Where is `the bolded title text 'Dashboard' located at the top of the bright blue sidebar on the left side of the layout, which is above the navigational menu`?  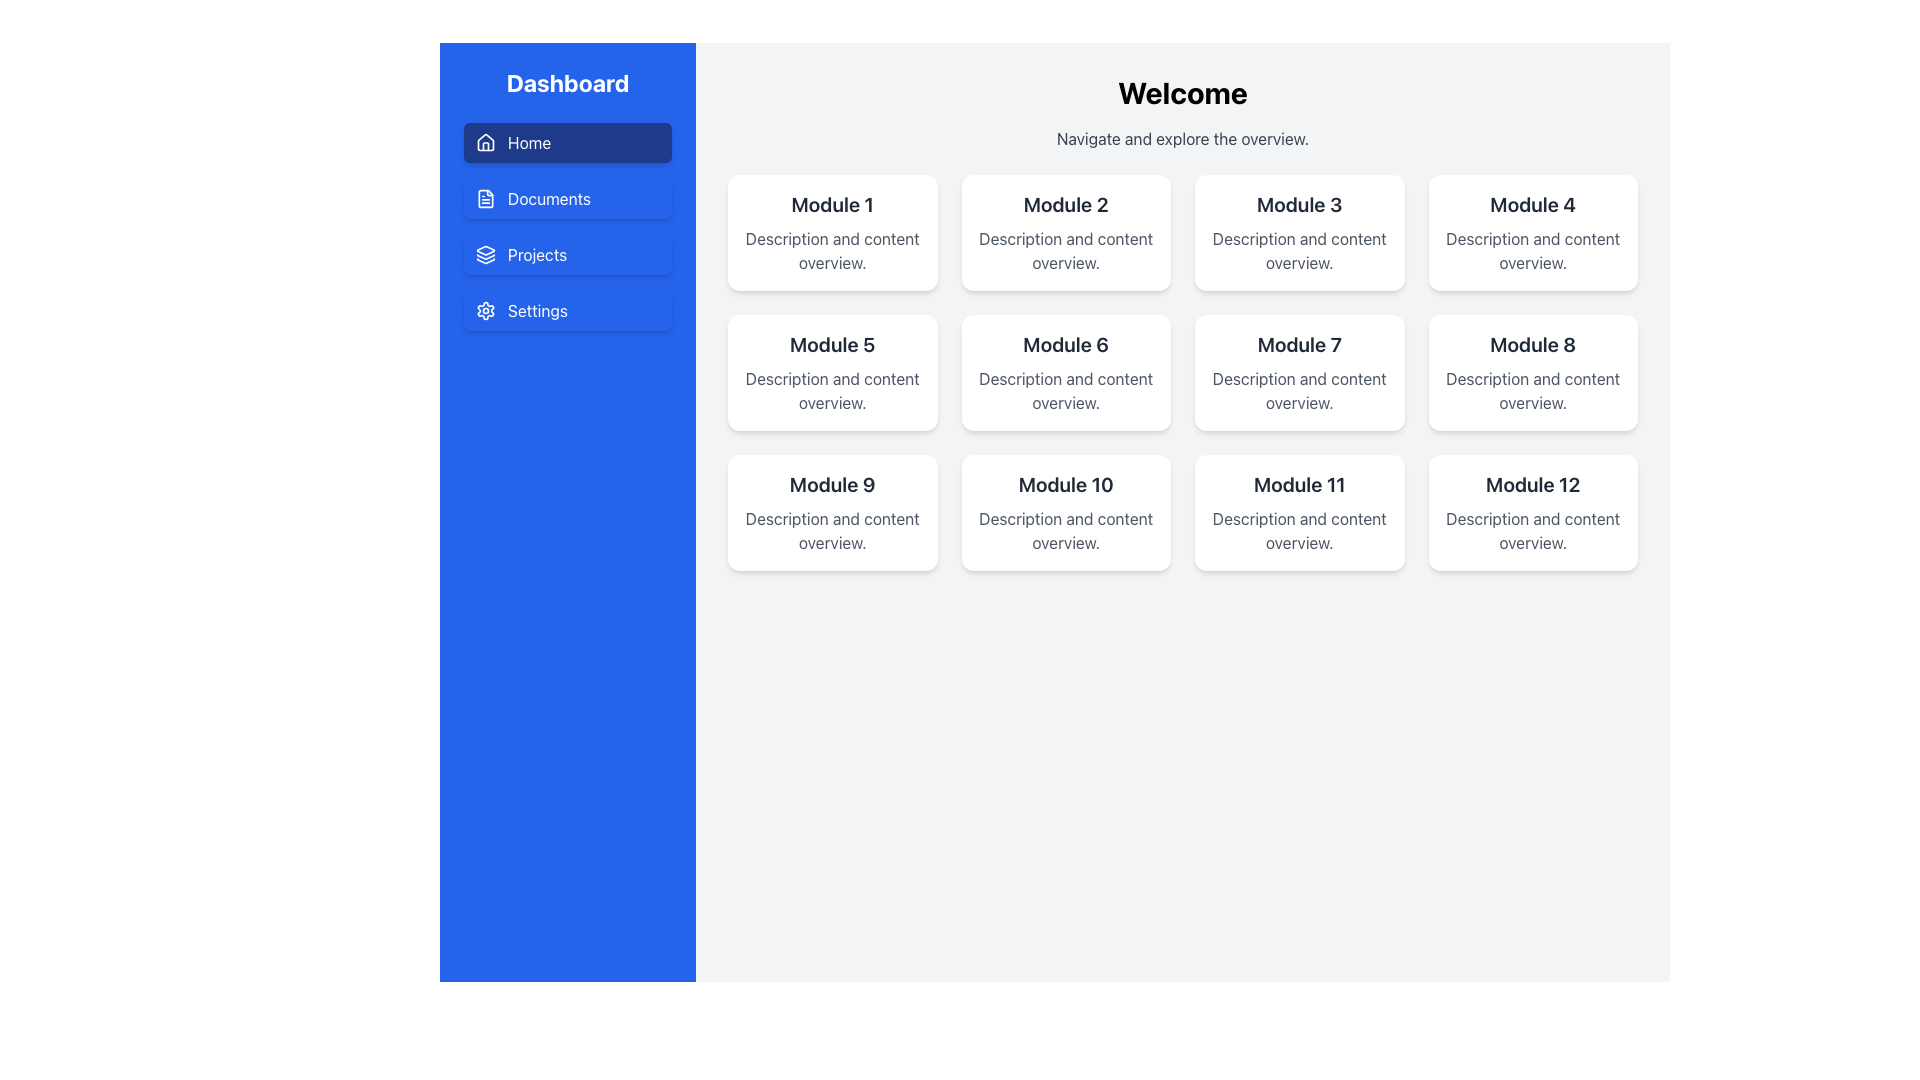
the bolded title text 'Dashboard' located at the top of the bright blue sidebar on the left side of the layout, which is above the navigational menu is located at coordinates (566, 82).